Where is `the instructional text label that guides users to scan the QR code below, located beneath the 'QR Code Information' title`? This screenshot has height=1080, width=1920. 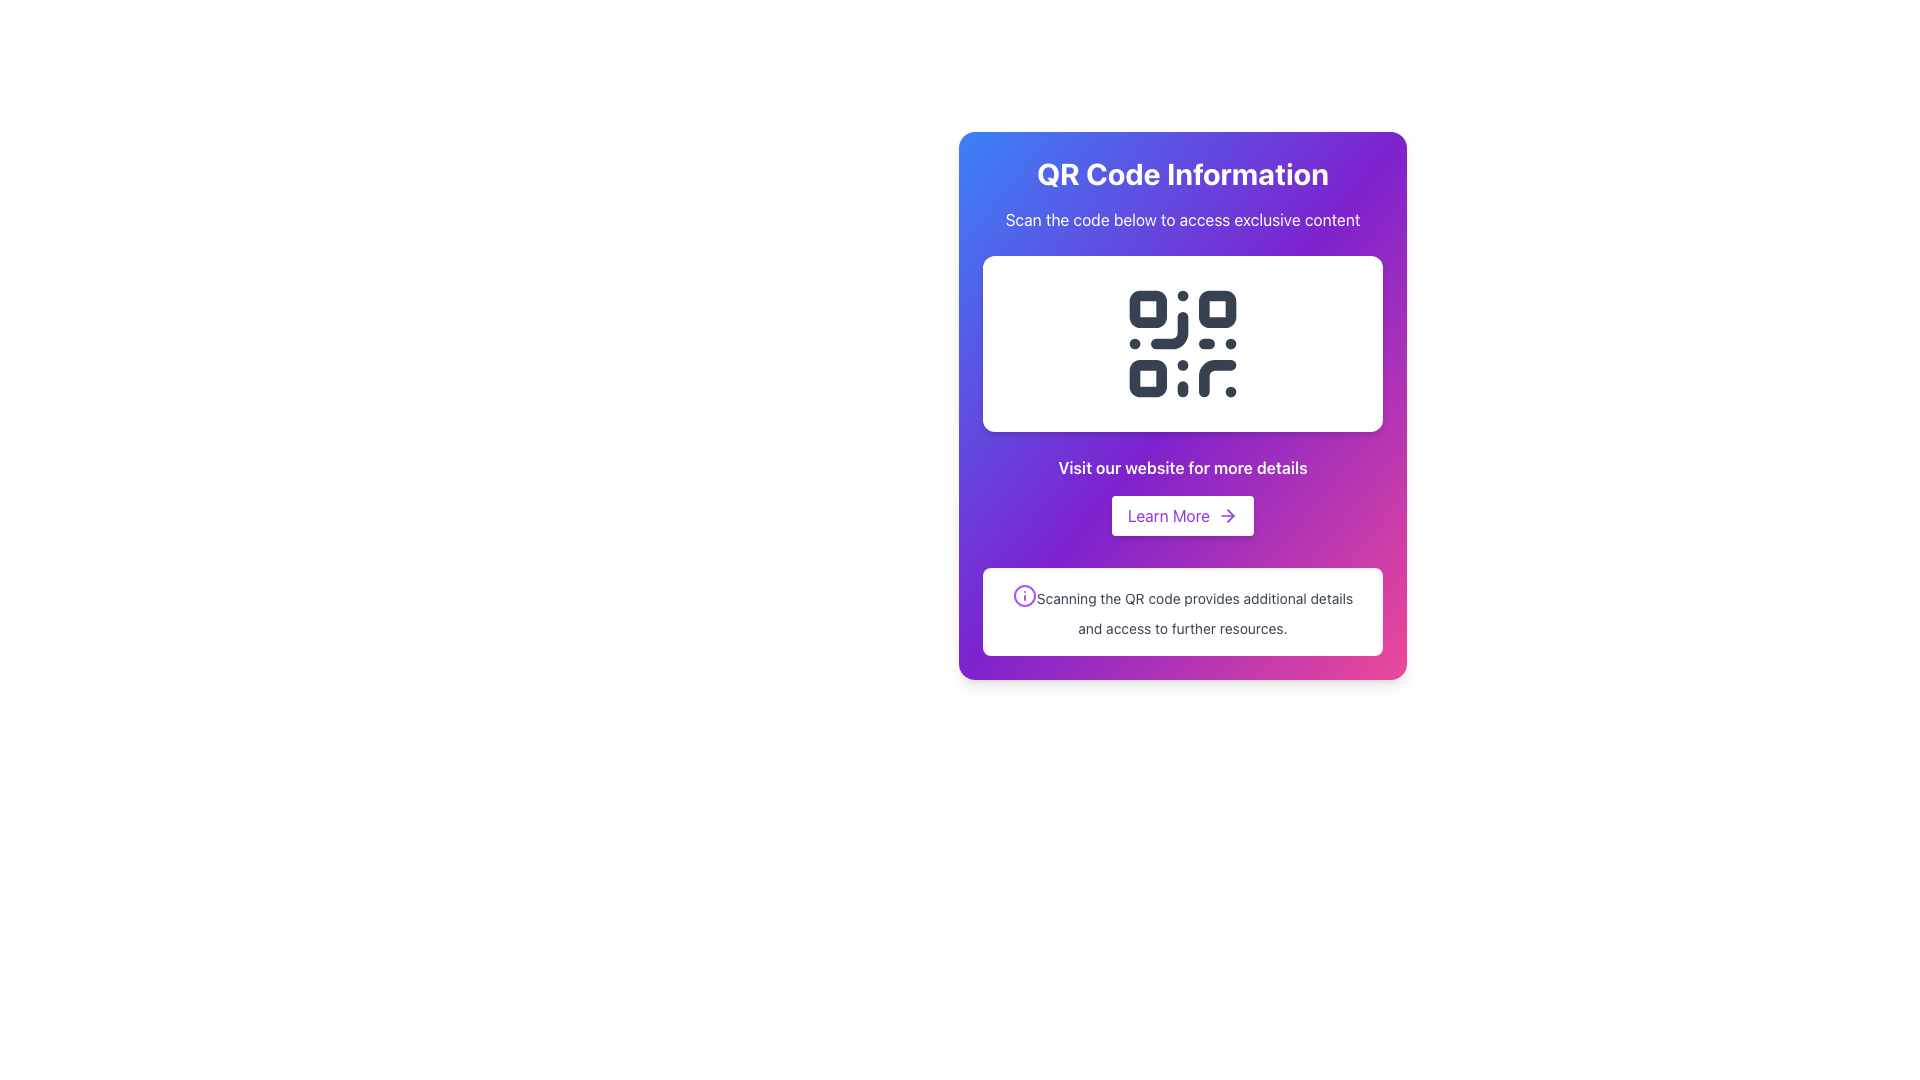 the instructional text label that guides users to scan the QR code below, located beneath the 'QR Code Information' title is located at coordinates (1182, 219).